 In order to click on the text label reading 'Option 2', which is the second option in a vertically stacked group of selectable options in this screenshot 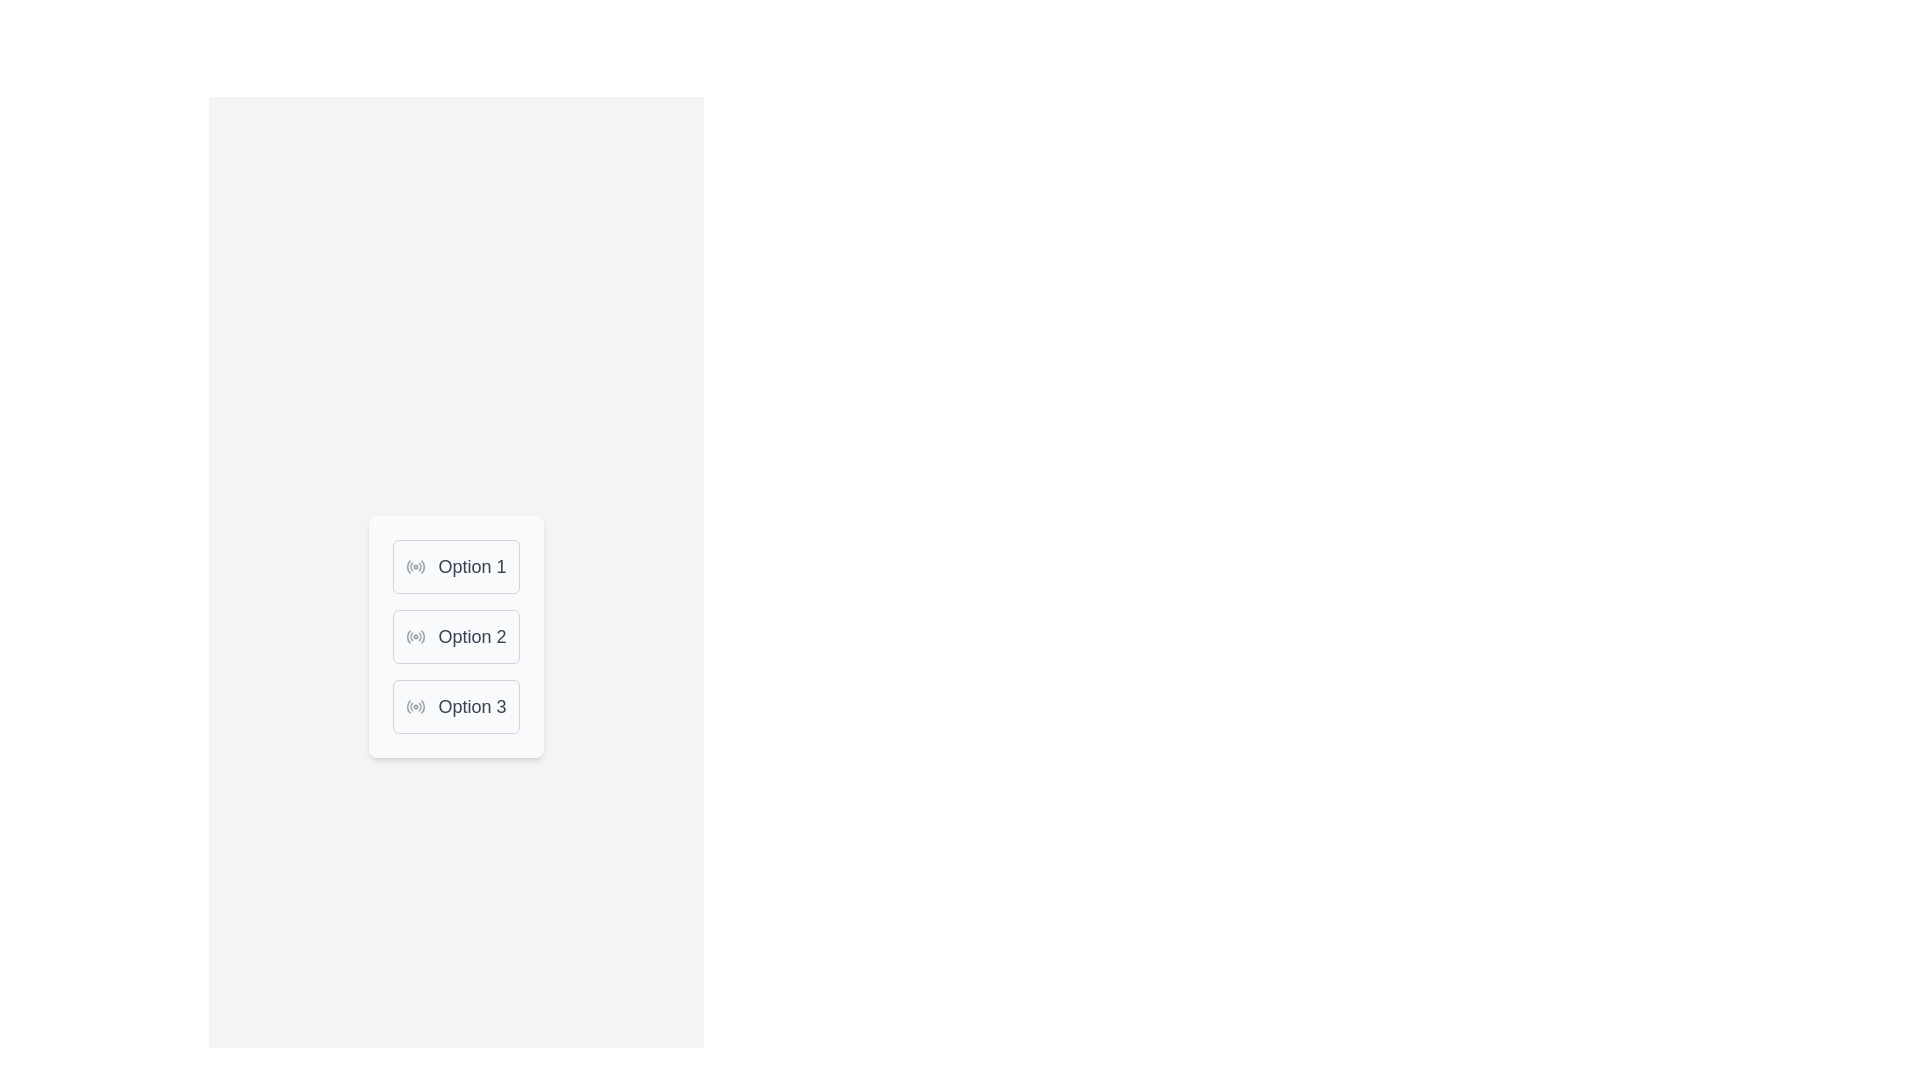, I will do `click(471, 636)`.